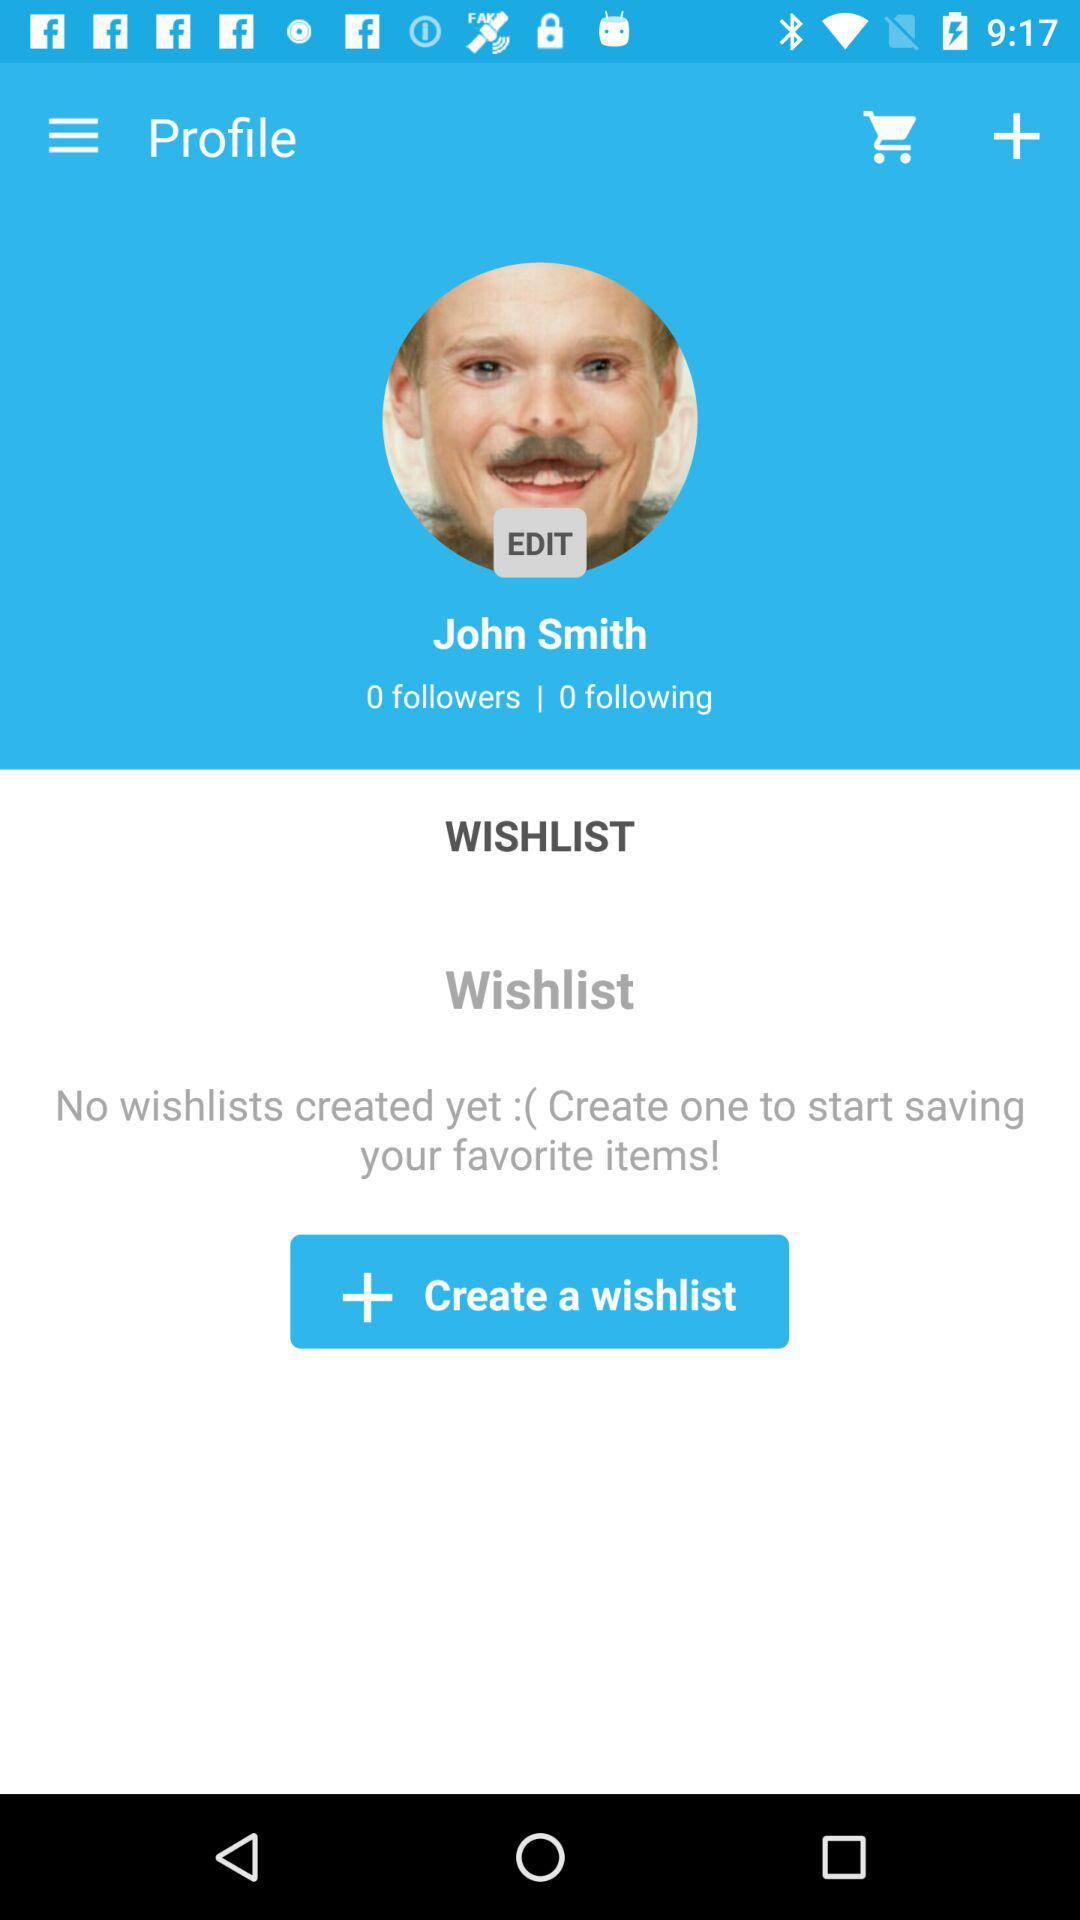  What do you see at coordinates (540, 419) in the screenshot?
I see `icon above john smith` at bounding box center [540, 419].